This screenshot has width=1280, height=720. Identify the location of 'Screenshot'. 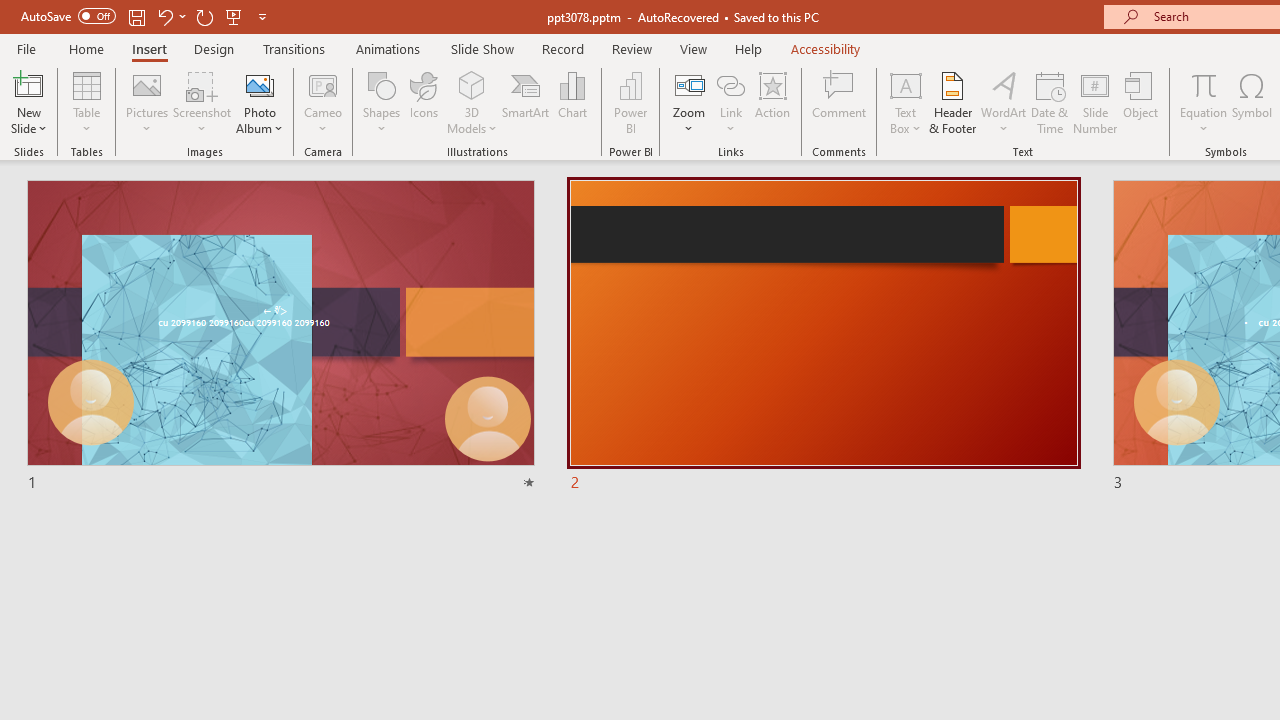
(202, 103).